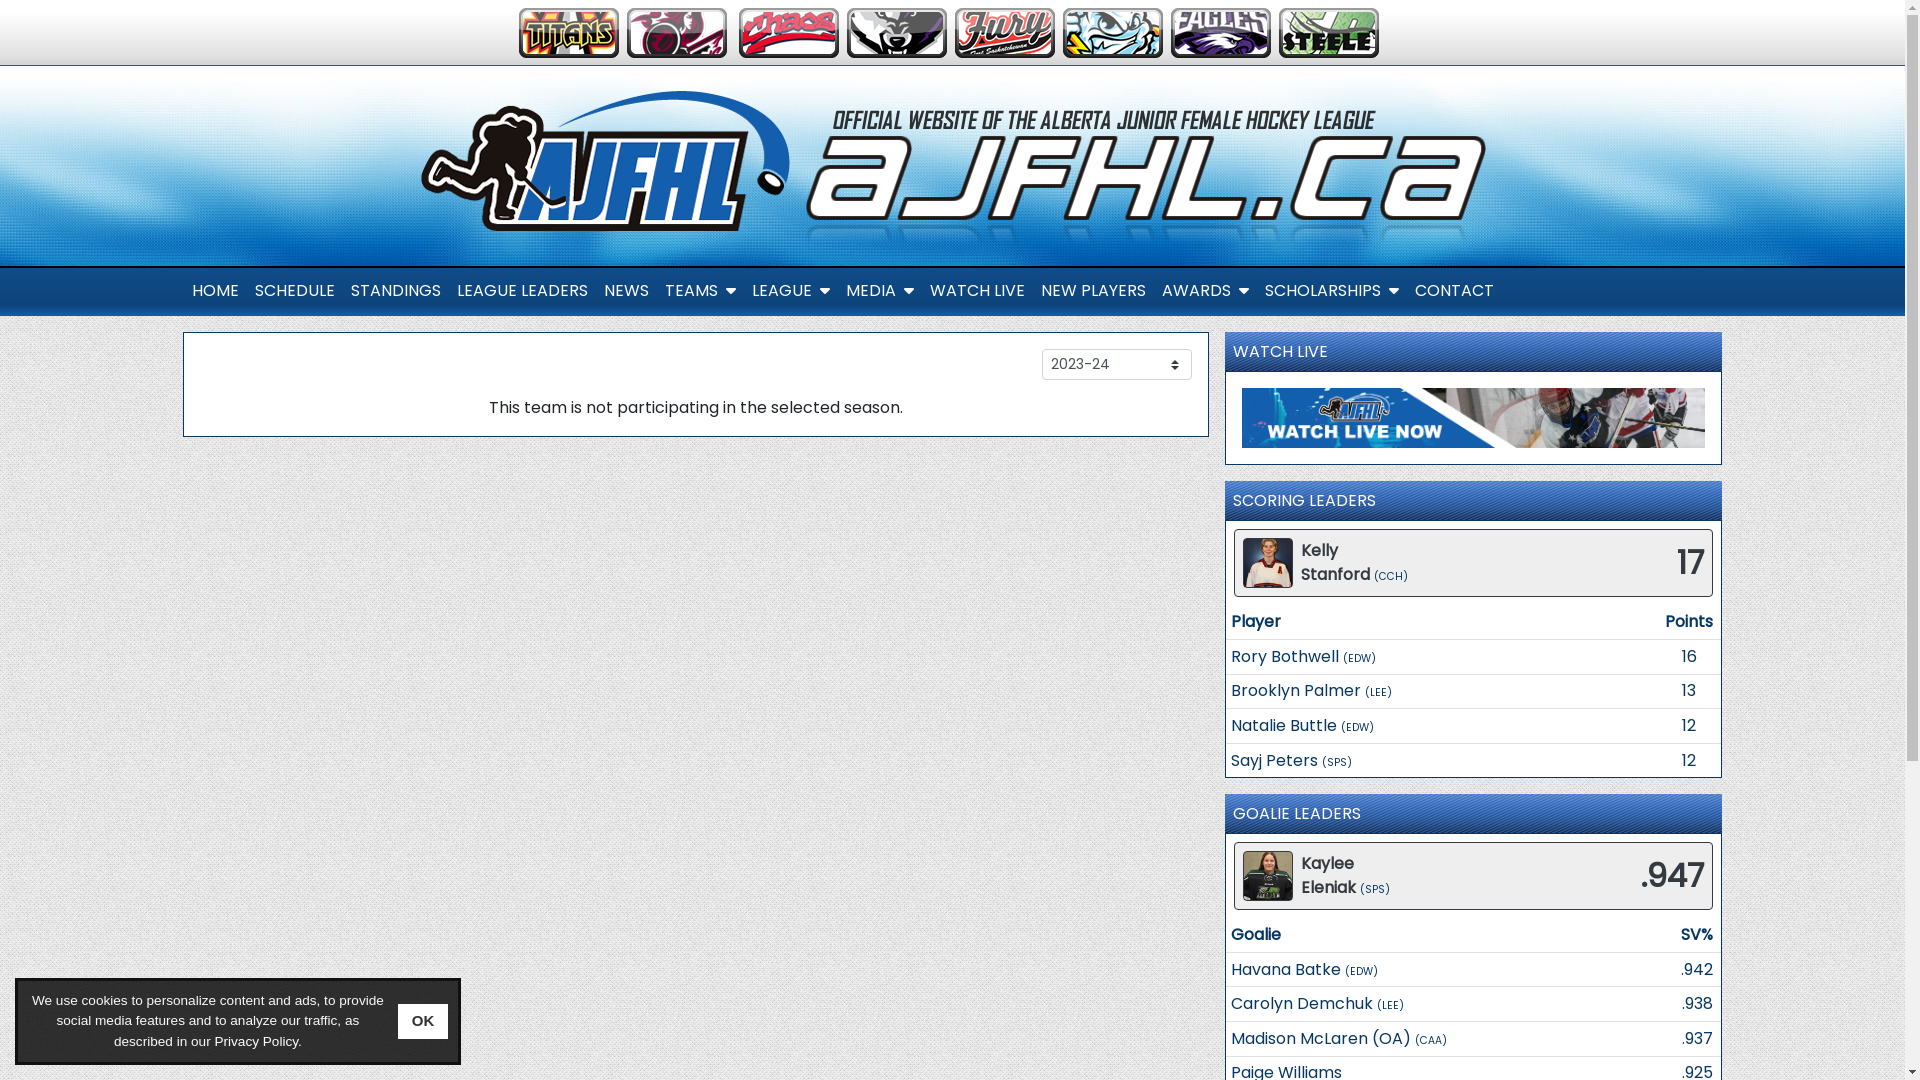  What do you see at coordinates (1453, 290) in the screenshot?
I see `'CONTACT'` at bounding box center [1453, 290].